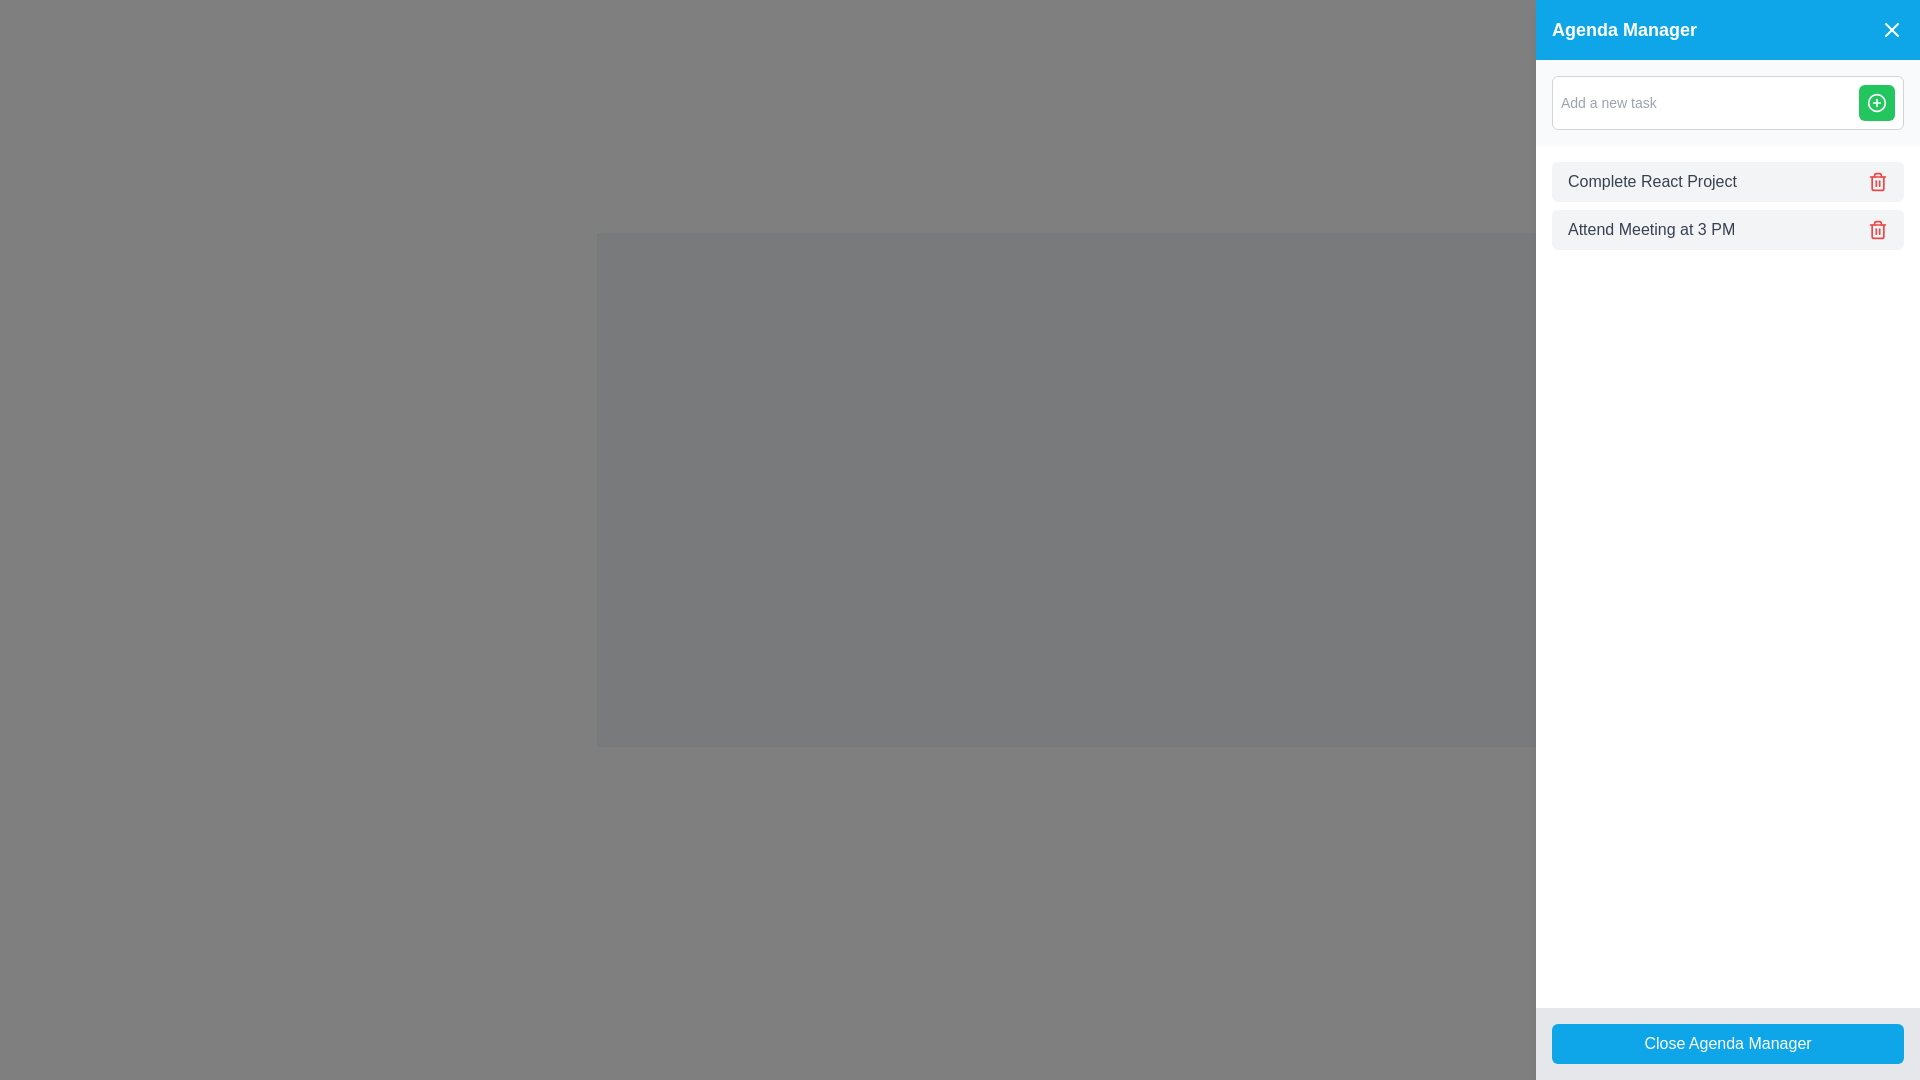 Image resolution: width=1920 pixels, height=1080 pixels. I want to click on text content of the Text Label located in the Agenda Manager panel, positioned left of the delete button icon, so click(1651, 229).